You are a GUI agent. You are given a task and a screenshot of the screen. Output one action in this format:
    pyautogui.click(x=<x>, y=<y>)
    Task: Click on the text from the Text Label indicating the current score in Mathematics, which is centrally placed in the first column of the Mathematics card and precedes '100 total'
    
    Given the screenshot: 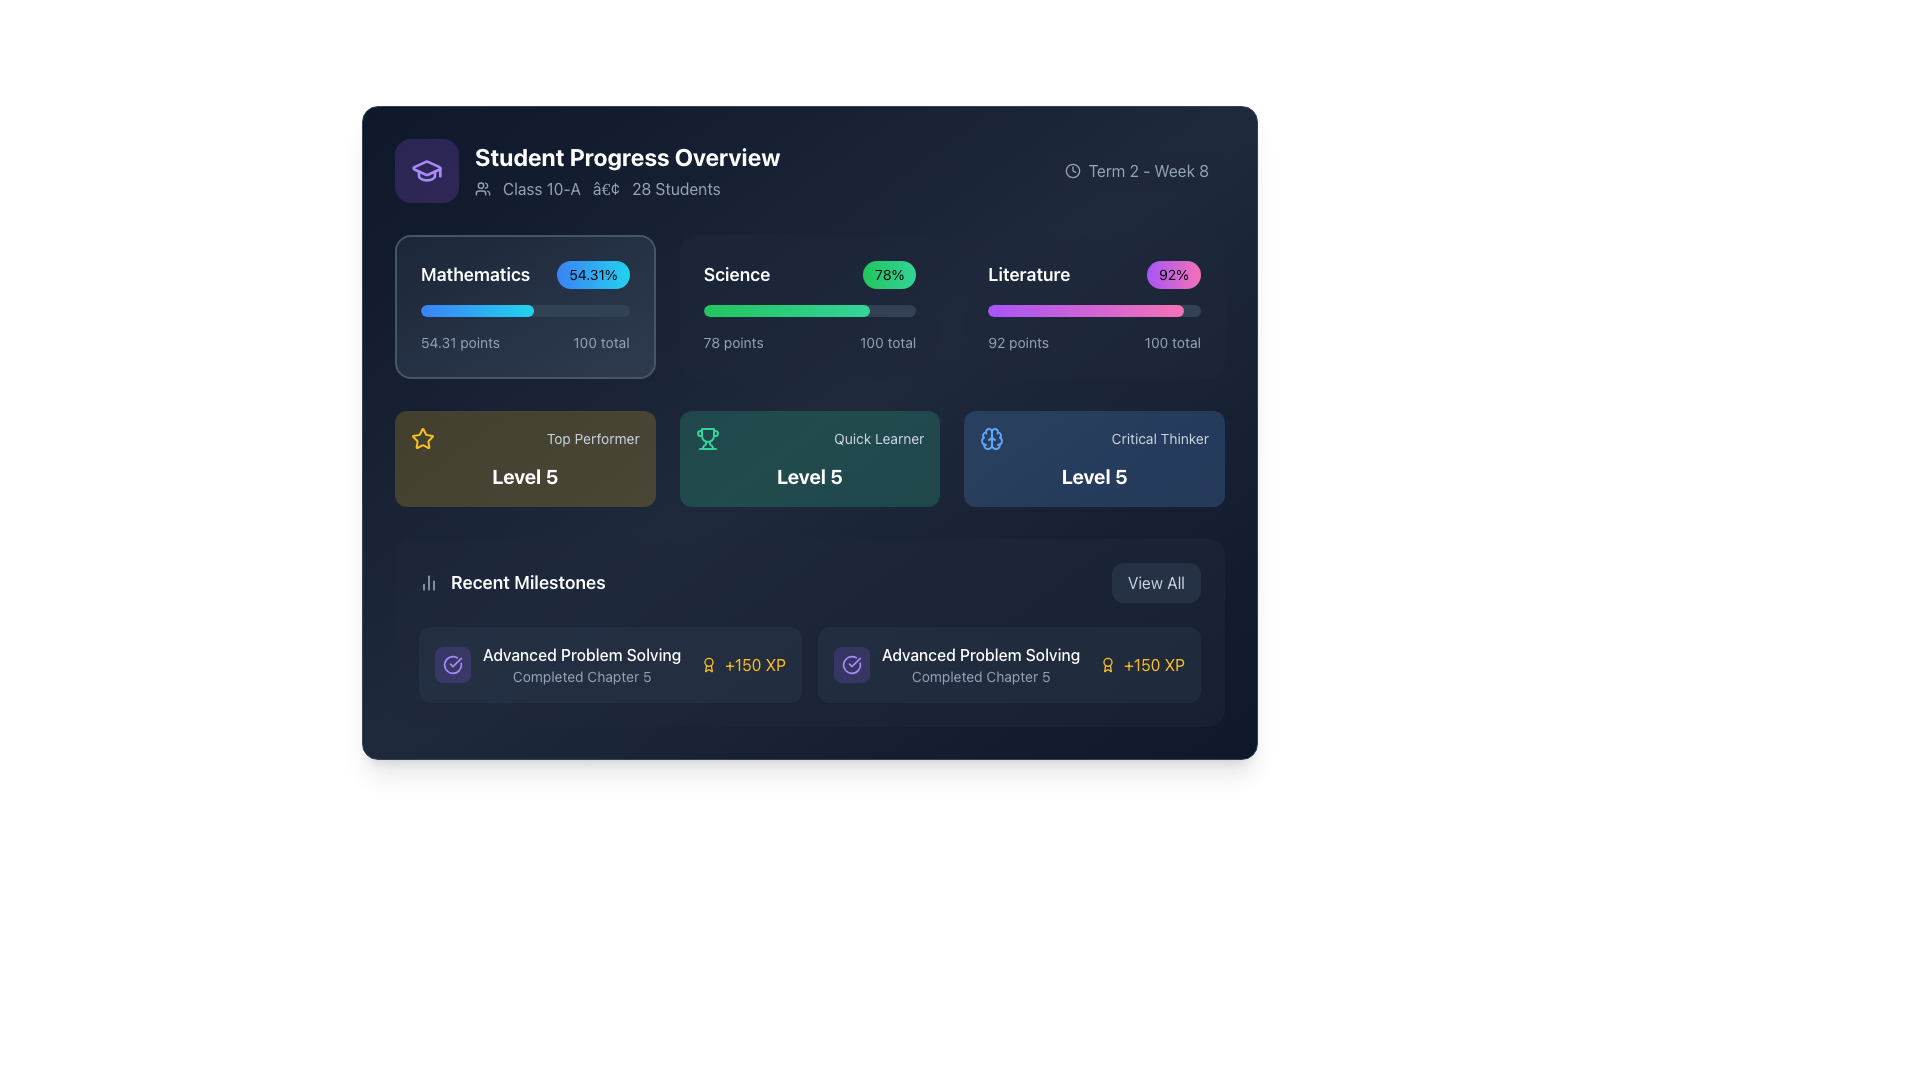 What is the action you would take?
    pyautogui.click(x=459, y=342)
    